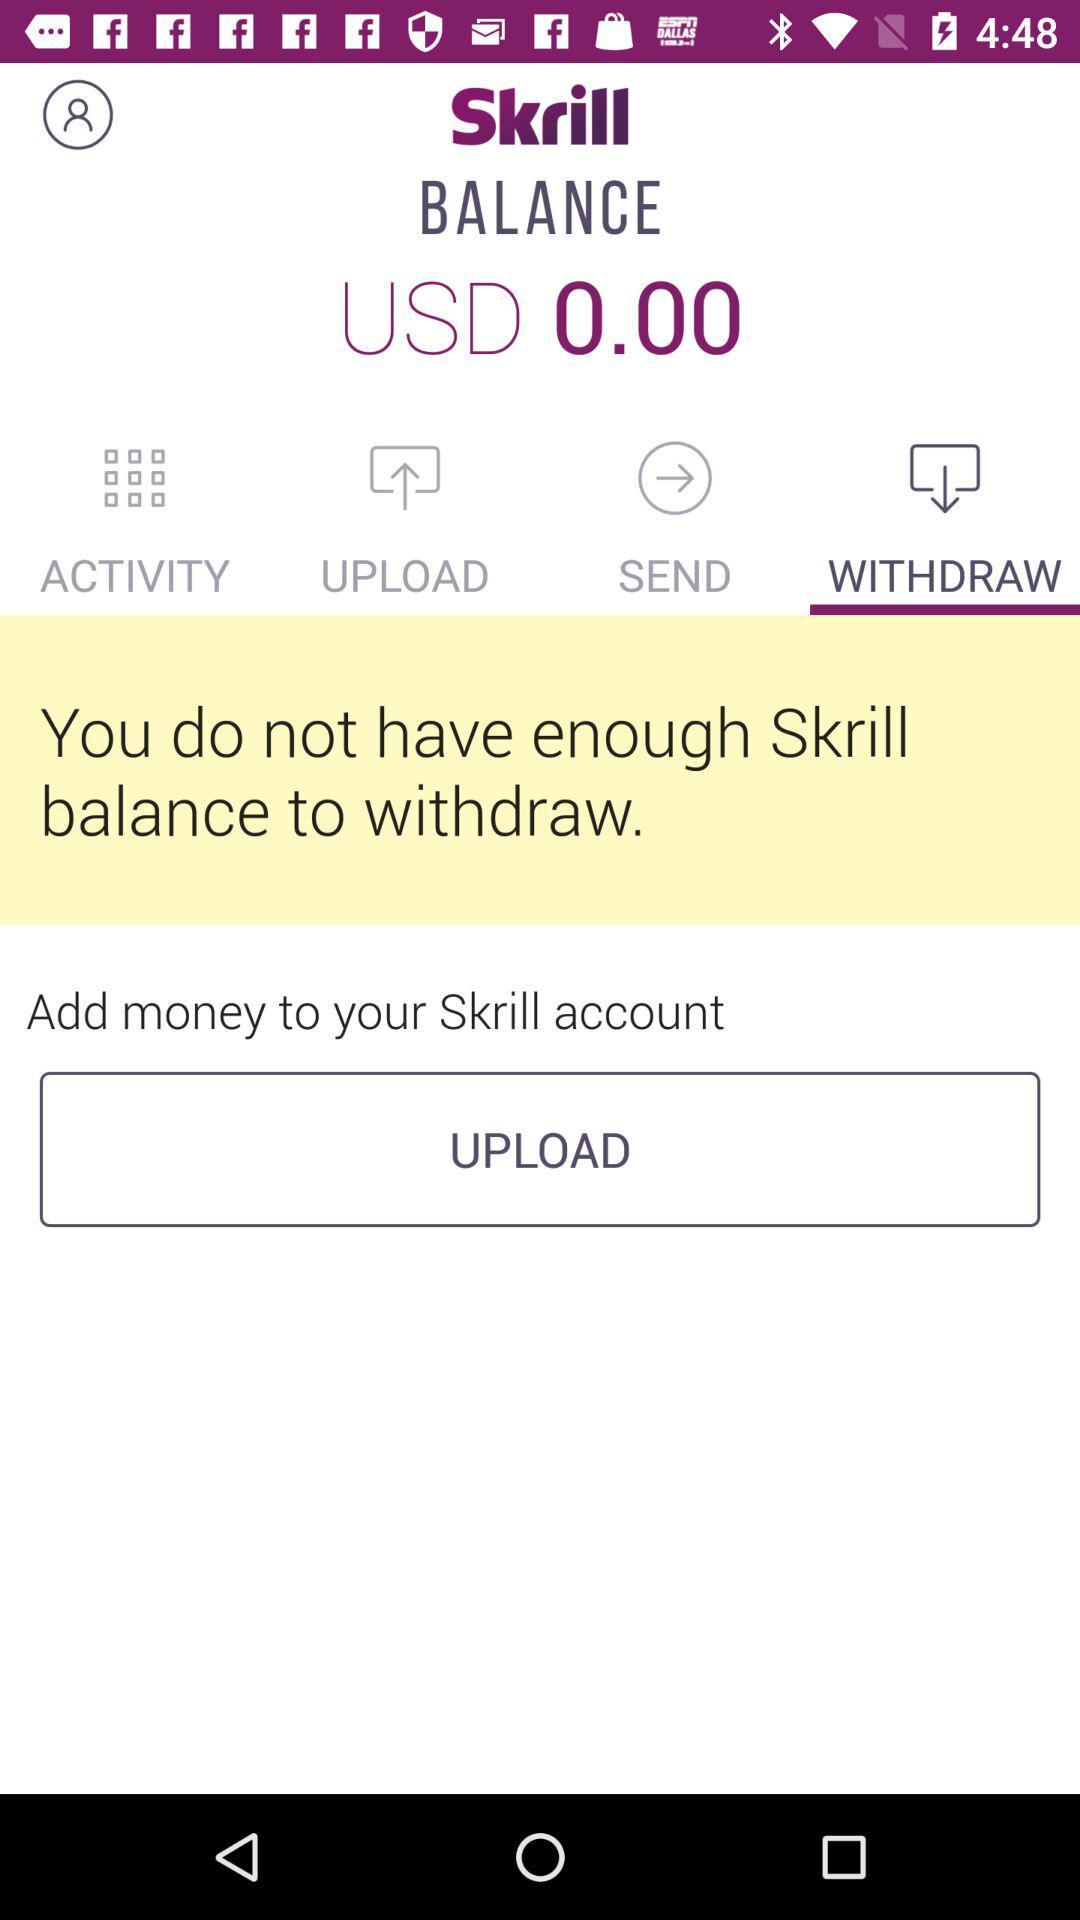  What do you see at coordinates (405, 477) in the screenshot?
I see `open` at bounding box center [405, 477].